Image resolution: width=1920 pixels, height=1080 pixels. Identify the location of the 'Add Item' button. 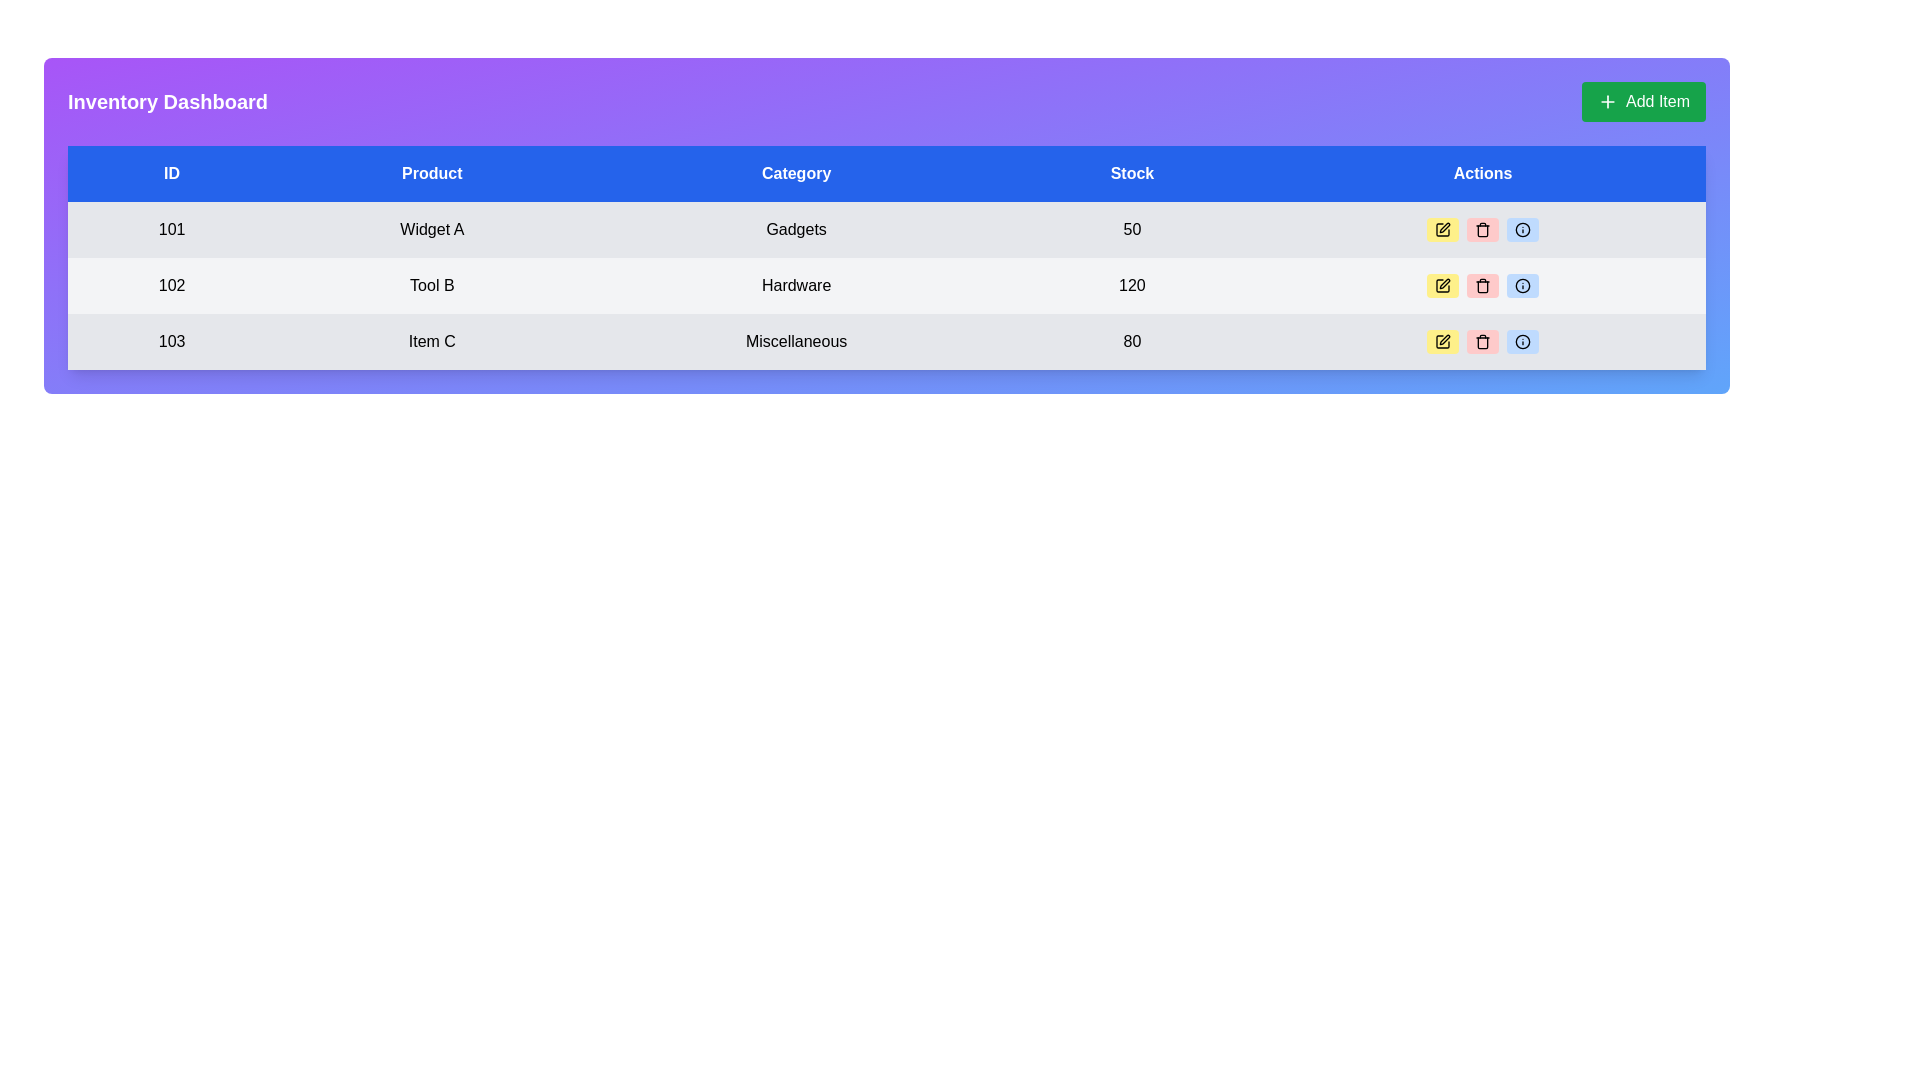
(1643, 101).